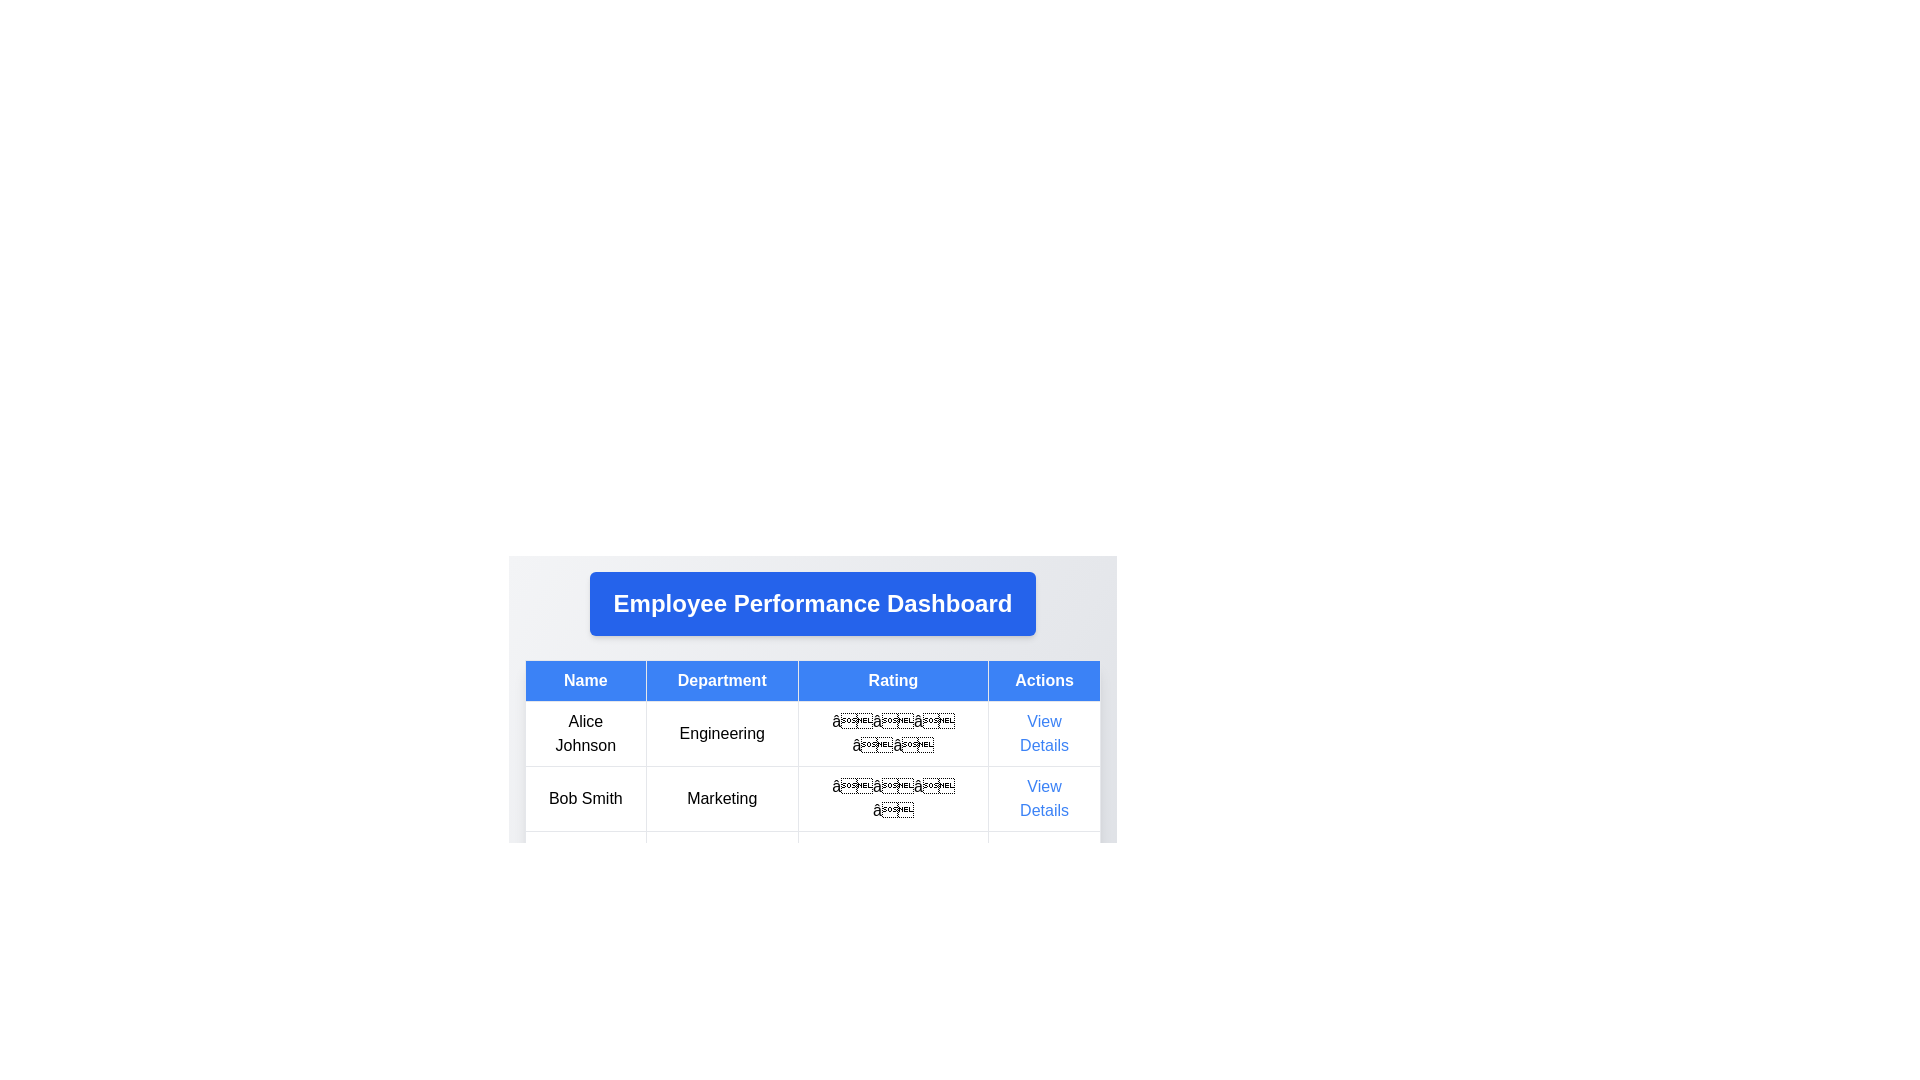 Image resolution: width=1920 pixels, height=1080 pixels. I want to click on the 'Department' table header button, which is a rectangular button with white text on a blue background, located in the second column of the table, so click(721, 680).